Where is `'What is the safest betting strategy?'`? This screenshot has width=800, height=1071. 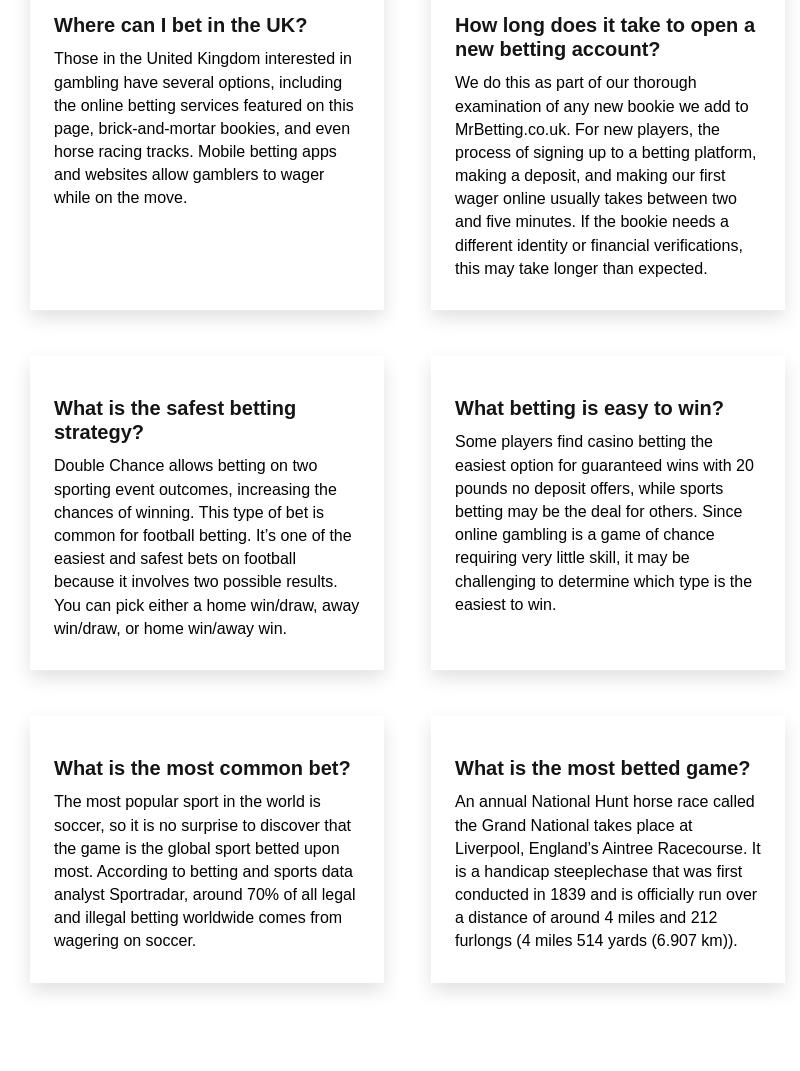
'What is the safest betting strategy?' is located at coordinates (174, 420).